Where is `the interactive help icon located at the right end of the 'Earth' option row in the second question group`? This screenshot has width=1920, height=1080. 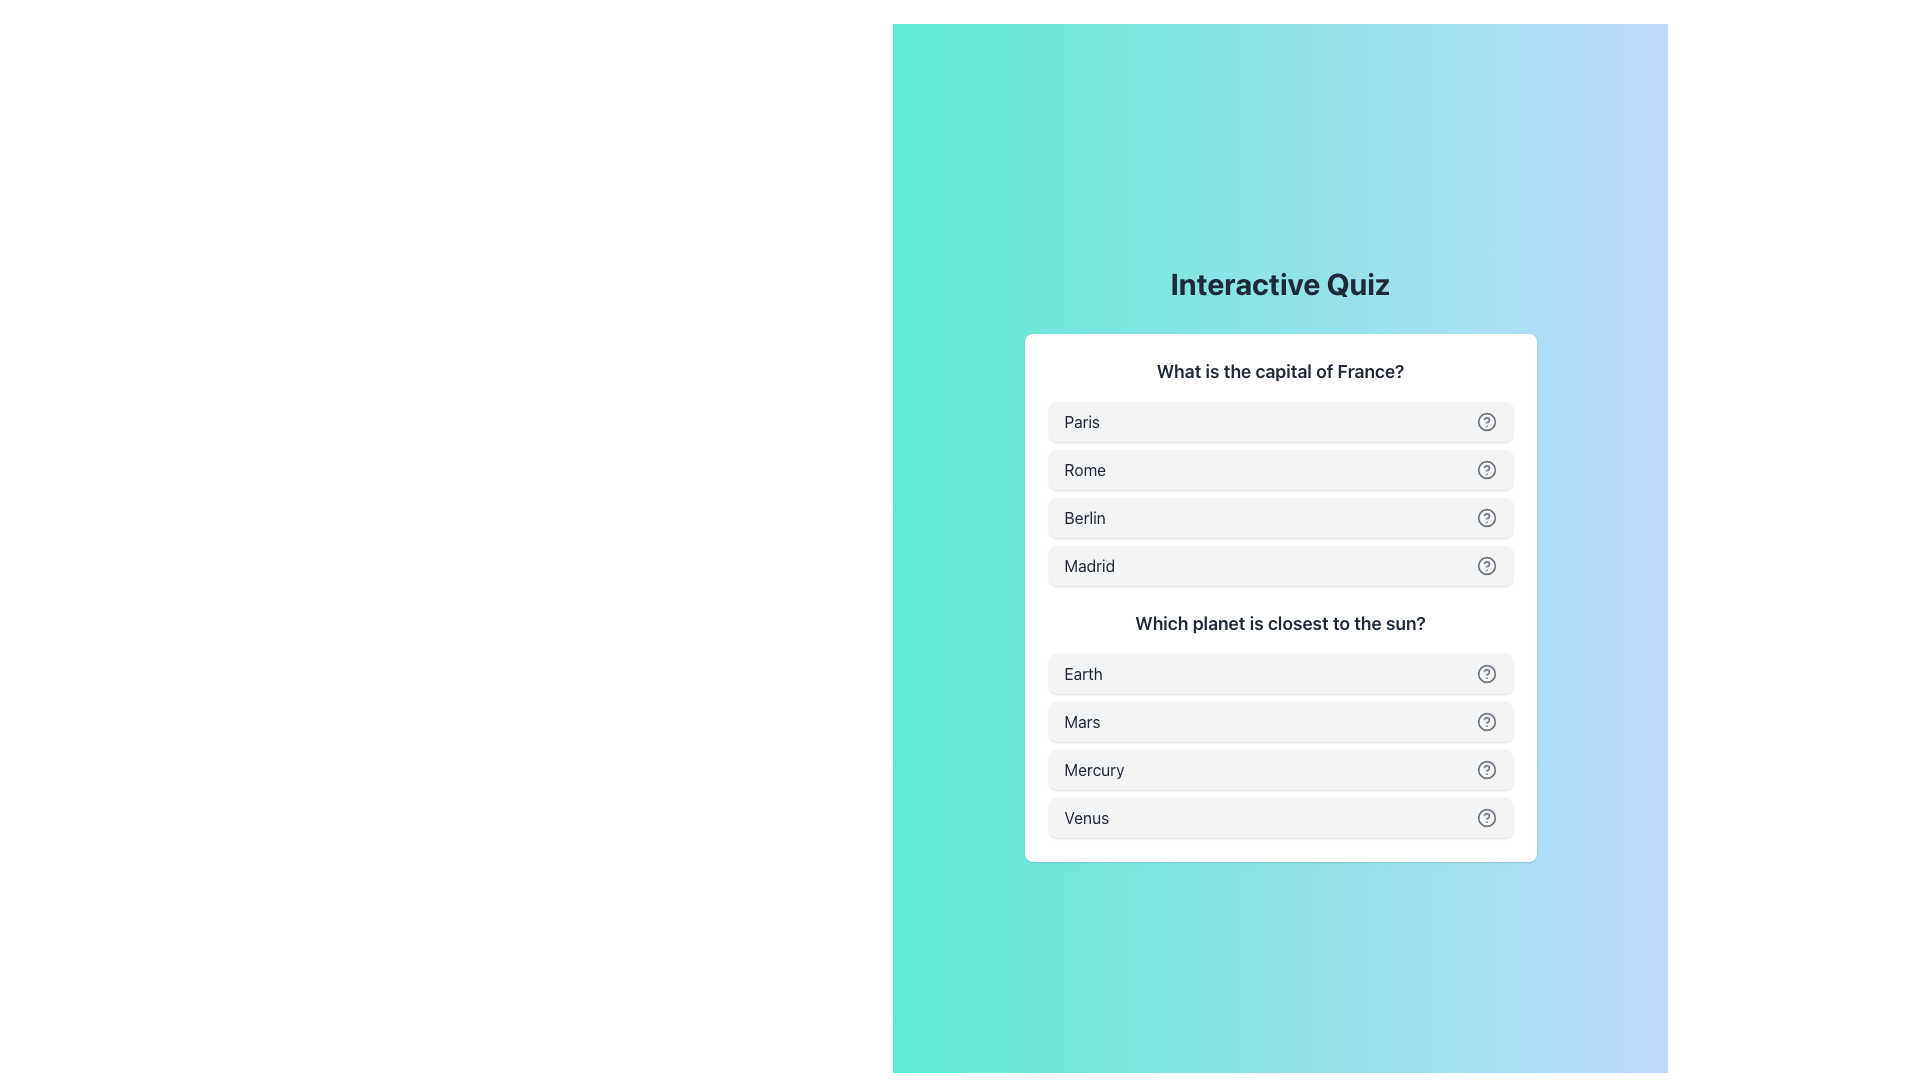 the interactive help icon located at the right end of the 'Earth' option row in the second question group is located at coordinates (1486, 674).